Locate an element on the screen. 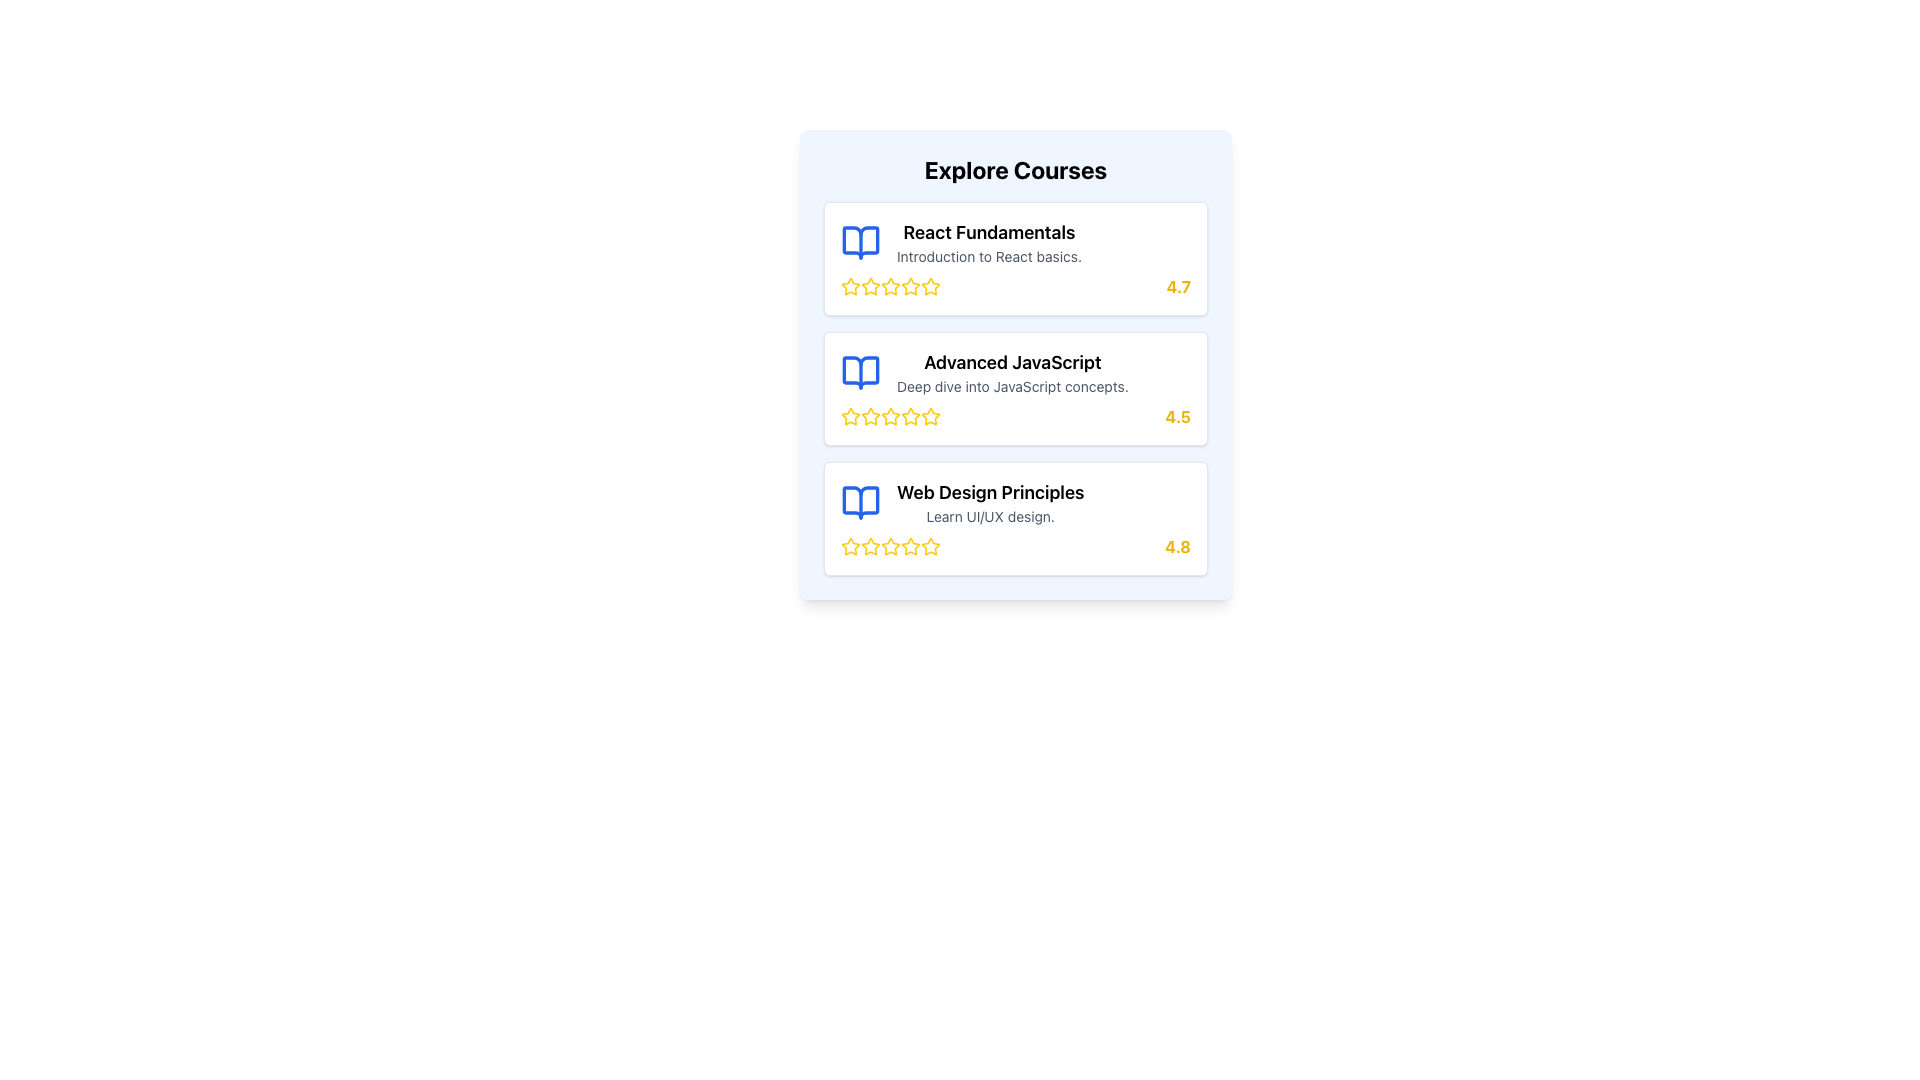 This screenshot has height=1080, width=1920. the subtitle text for the course 'Advanced JavaScript', located directly below the course title within the second entry of the 'Explore Courses' list is located at coordinates (1012, 386).